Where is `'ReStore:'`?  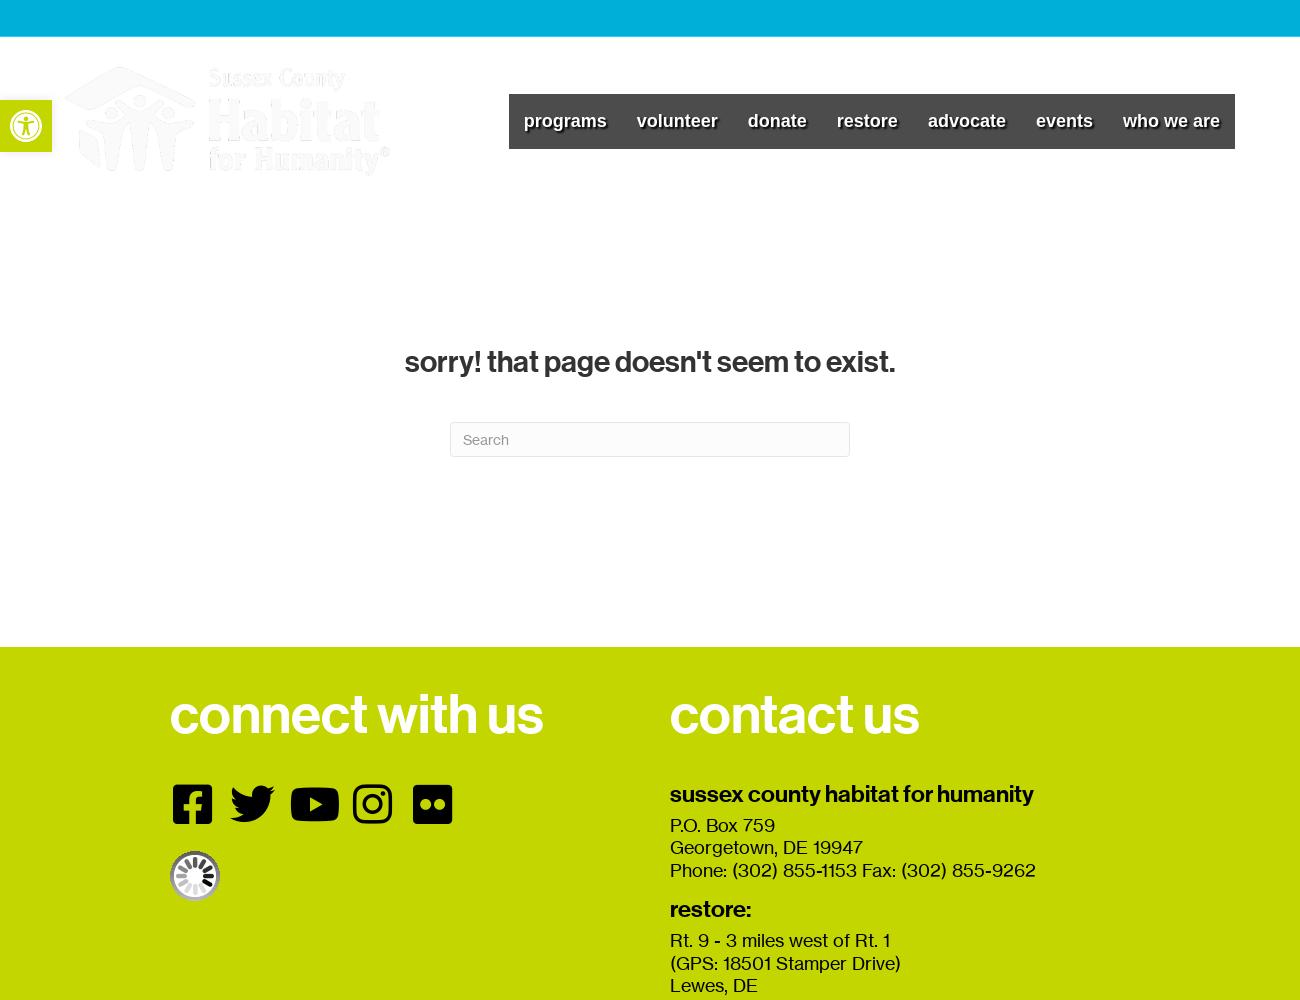
'ReStore:' is located at coordinates (710, 909).